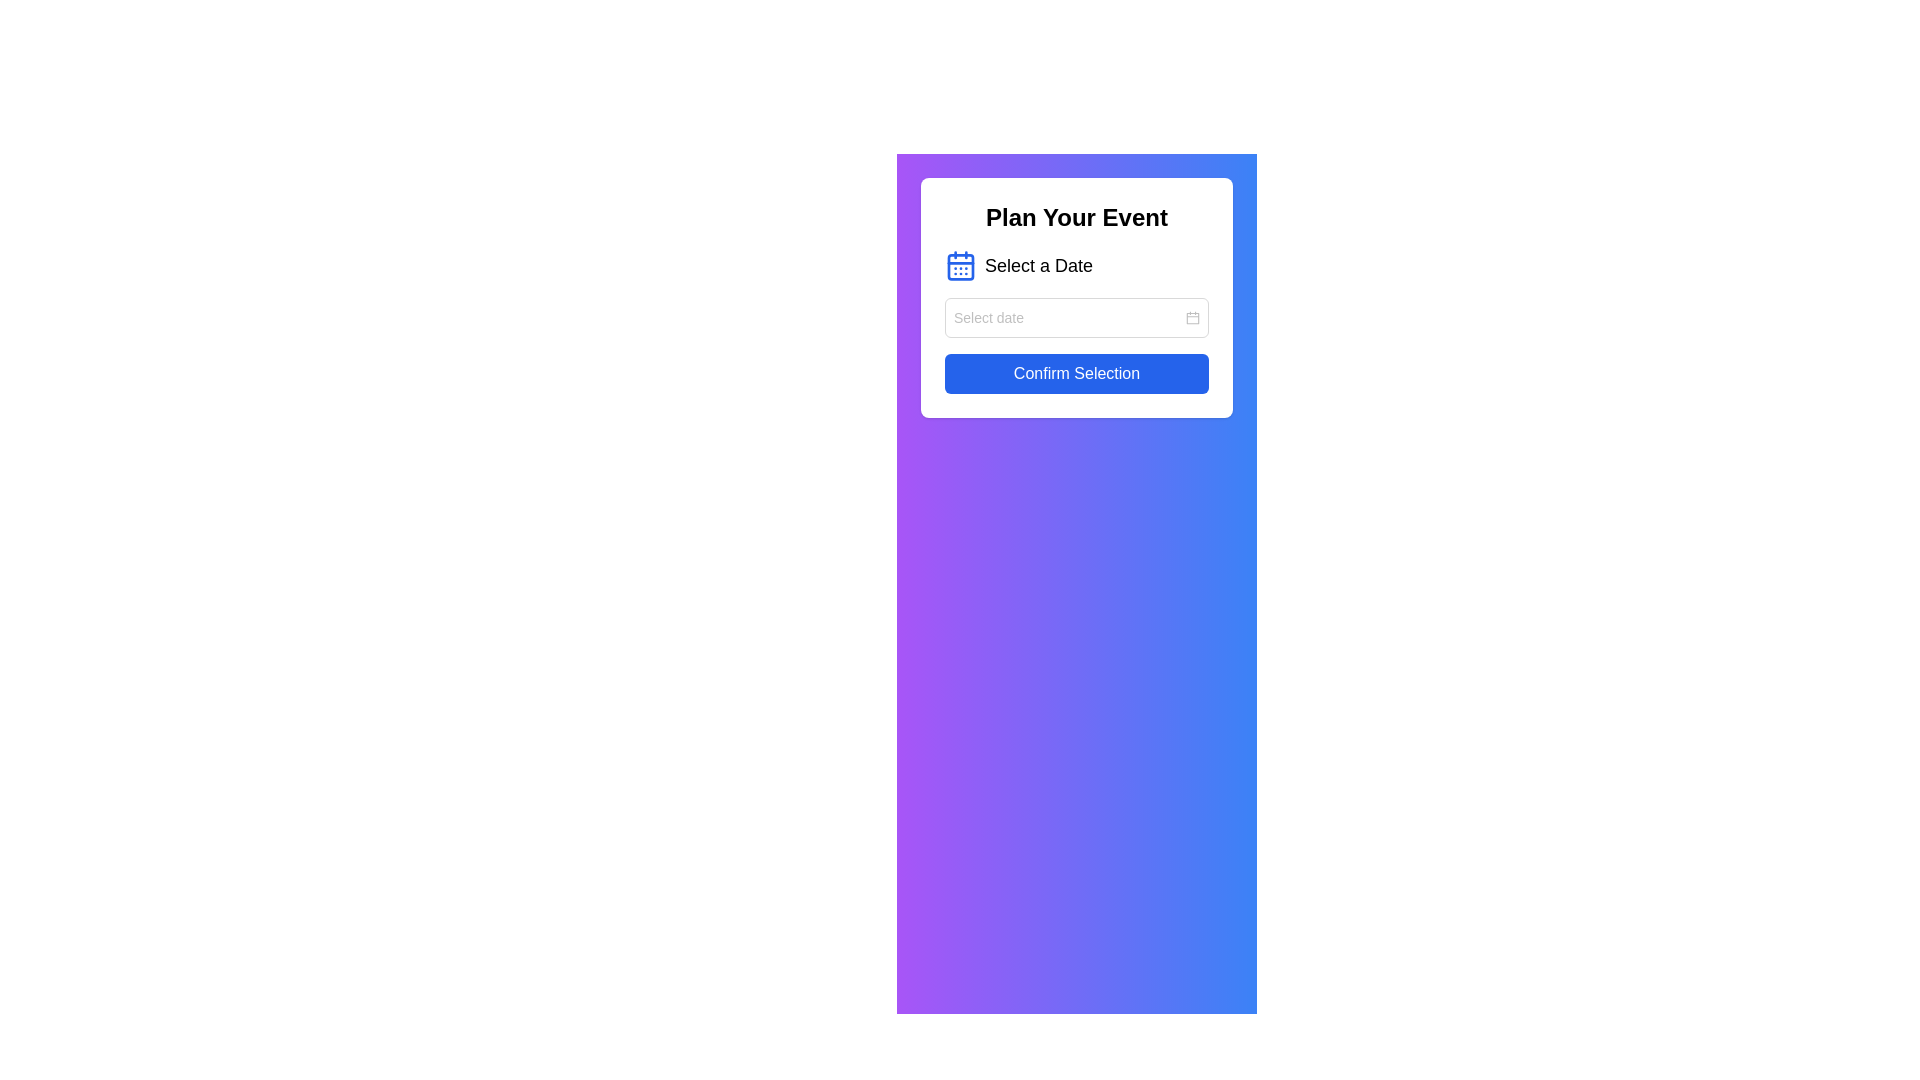  I want to click on the decorative design component that is part of the calendar icon, located to the left of the 'Select a Date' text, so click(960, 265).